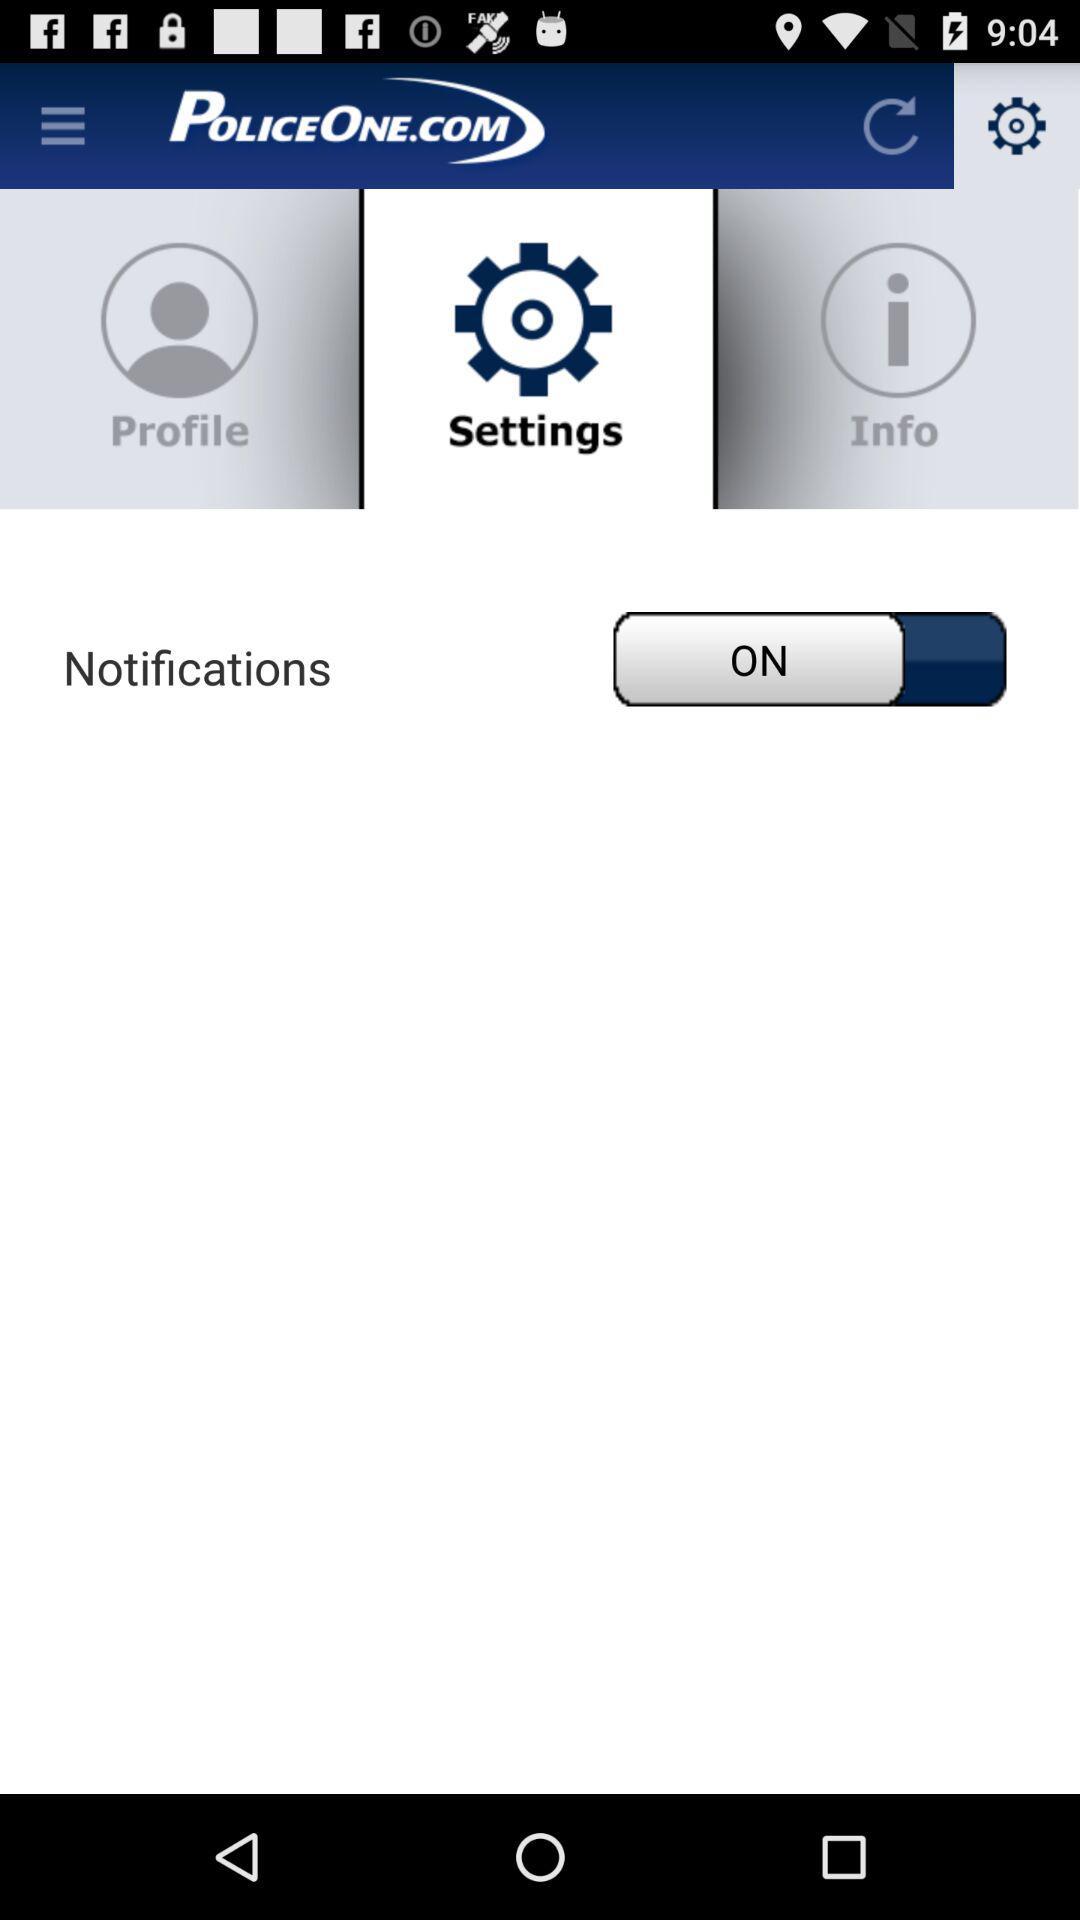 This screenshot has width=1080, height=1920. What do you see at coordinates (1017, 133) in the screenshot?
I see `the settings icon` at bounding box center [1017, 133].